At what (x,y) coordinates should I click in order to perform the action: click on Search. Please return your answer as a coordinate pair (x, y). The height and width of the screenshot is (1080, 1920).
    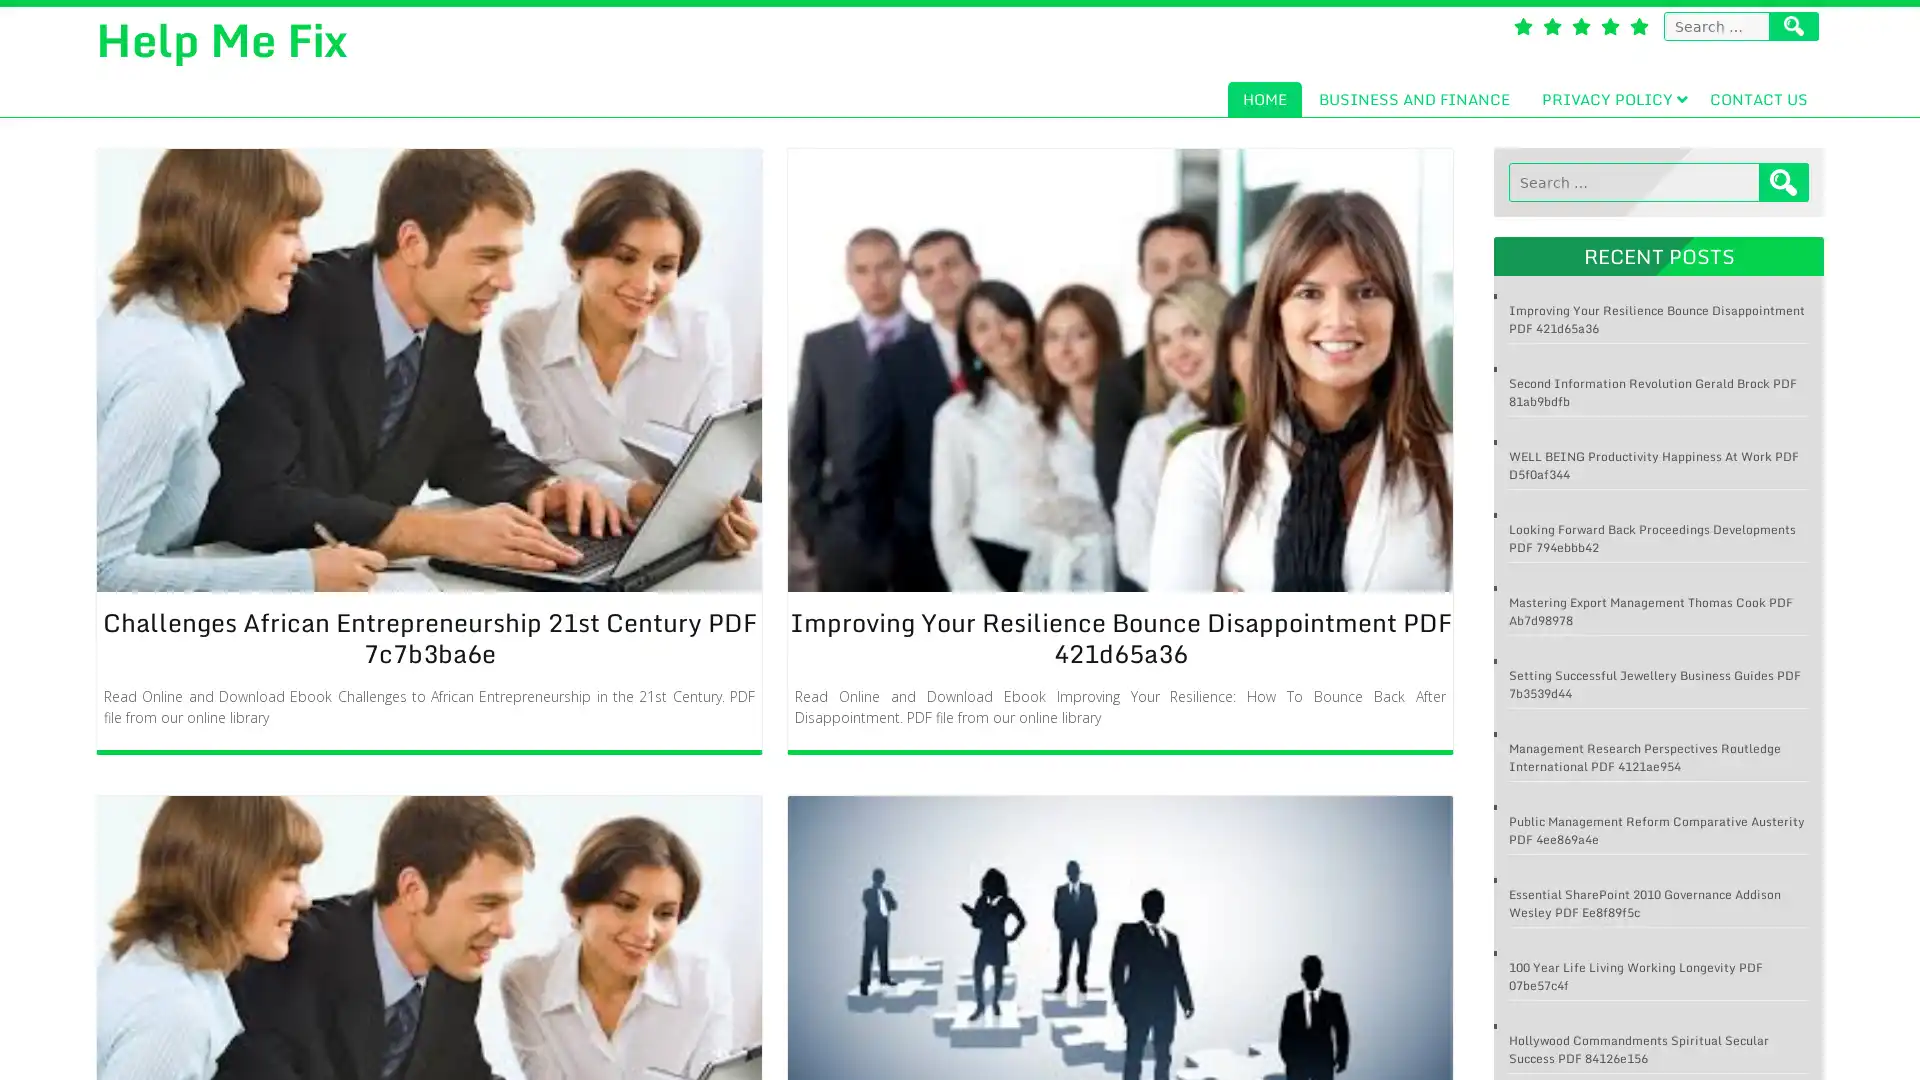
    Looking at the image, I should click on (1784, 182).